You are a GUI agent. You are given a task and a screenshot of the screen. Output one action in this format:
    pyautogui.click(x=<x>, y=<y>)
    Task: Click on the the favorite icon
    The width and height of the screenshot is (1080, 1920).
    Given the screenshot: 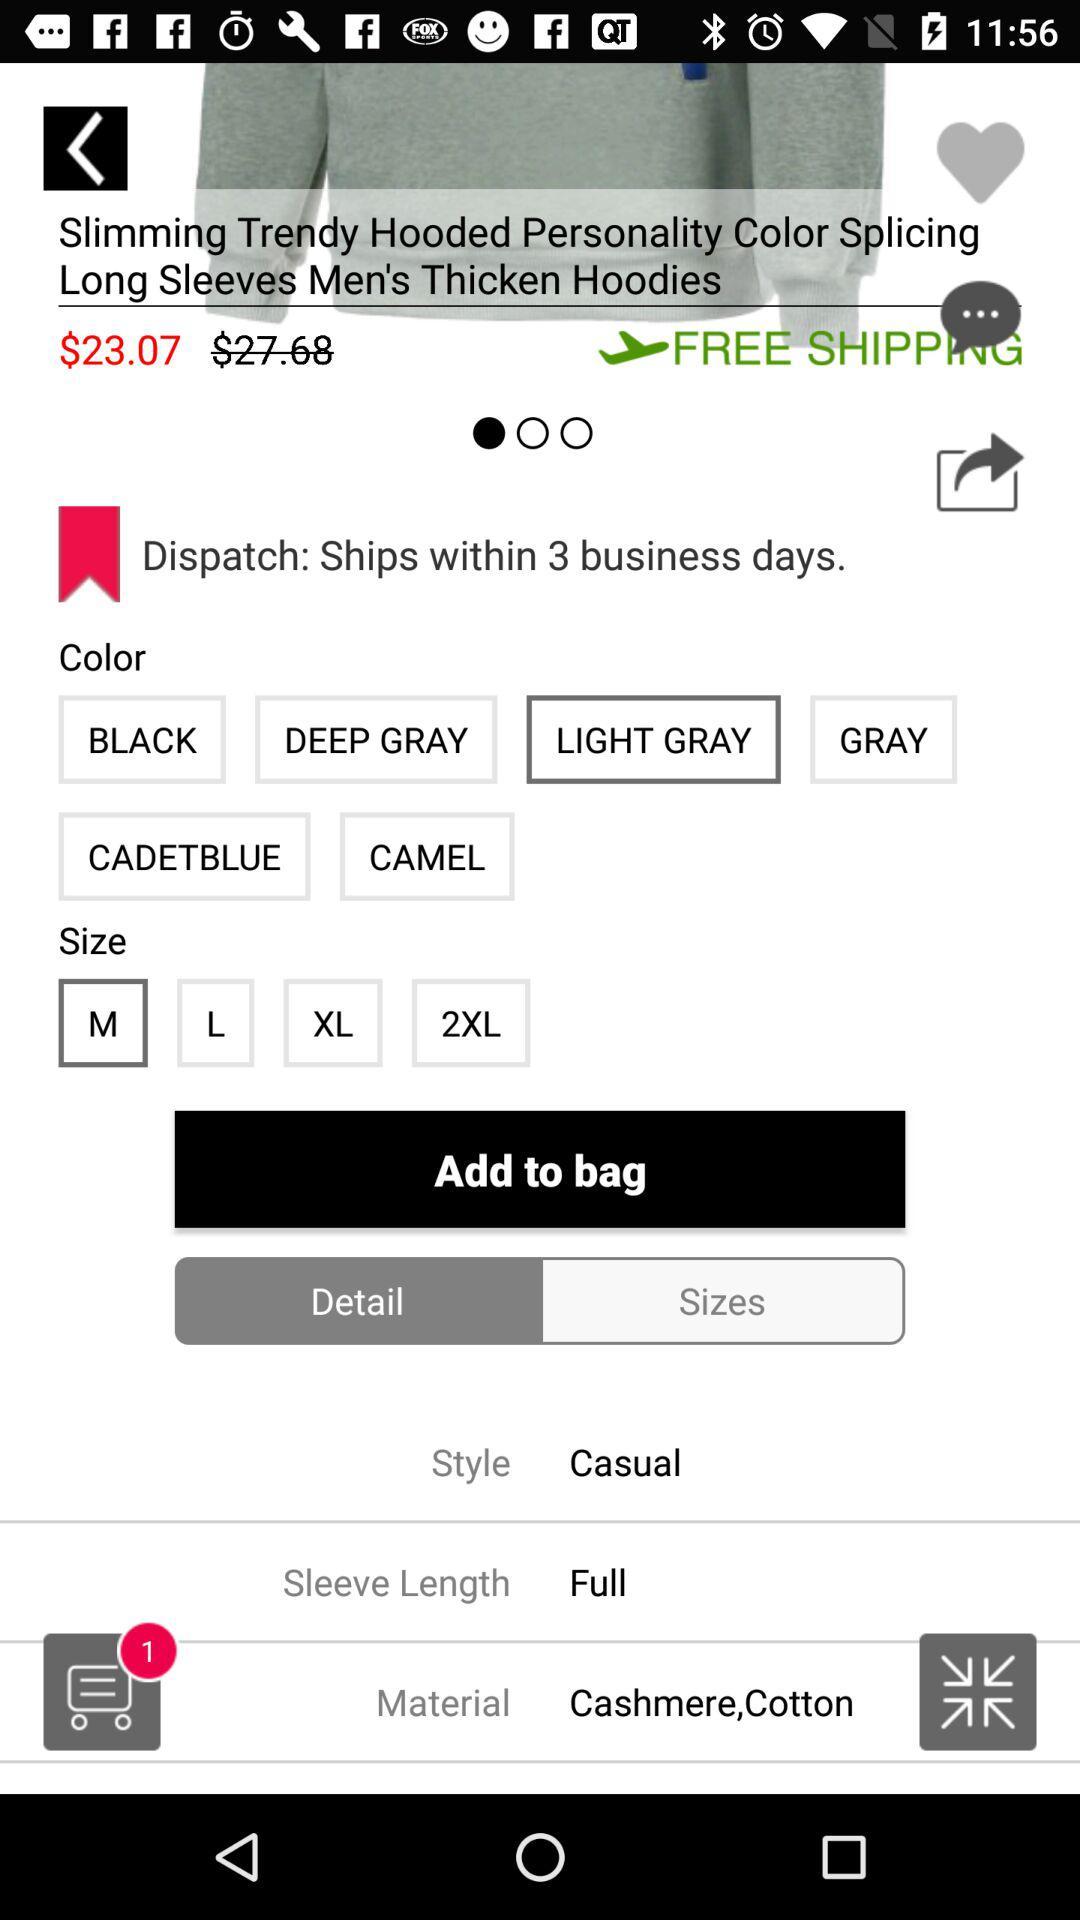 What is the action you would take?
    pyautogui.click(x=979, y=162)
    